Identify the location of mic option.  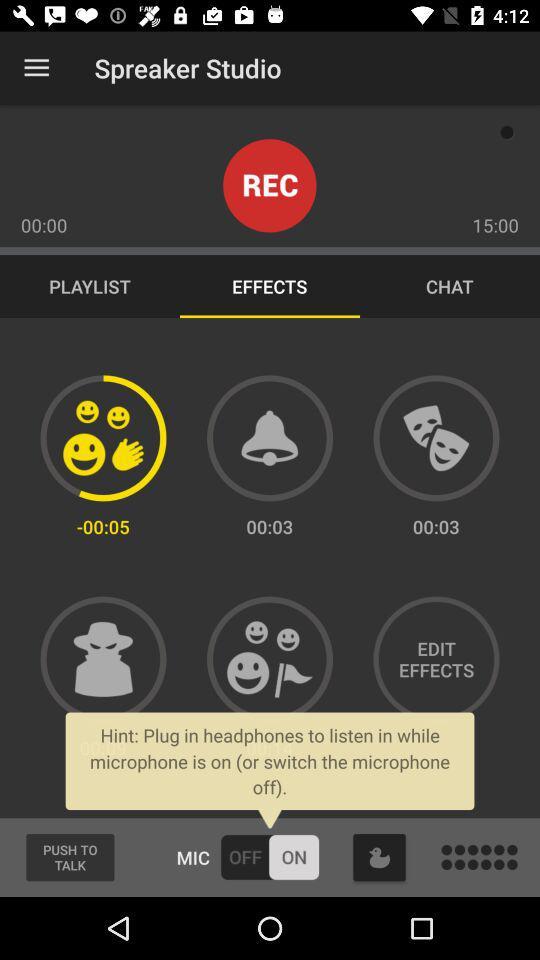
(269, 856).